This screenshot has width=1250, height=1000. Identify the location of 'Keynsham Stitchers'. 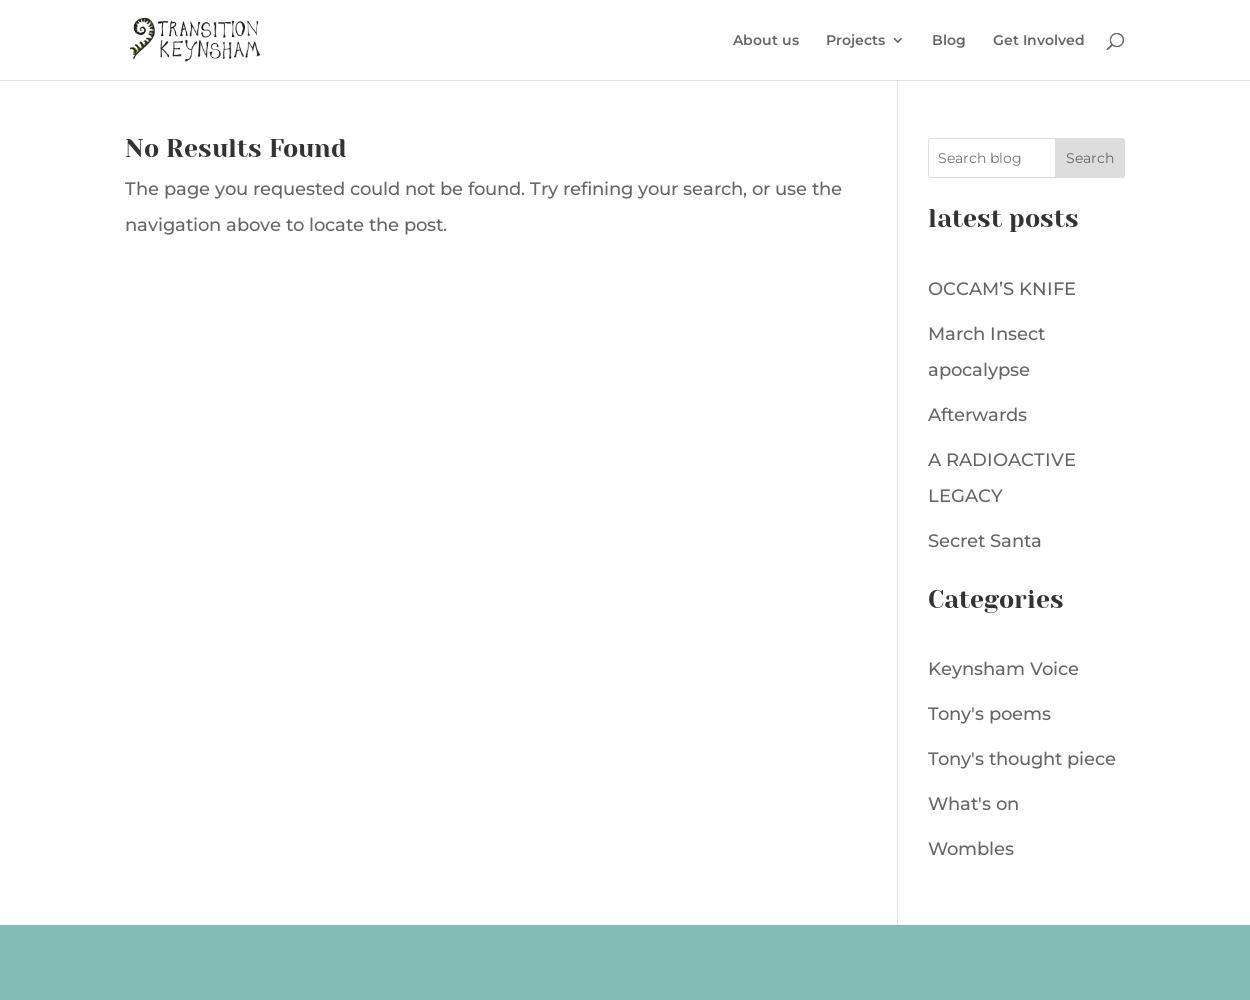
(938, 202).